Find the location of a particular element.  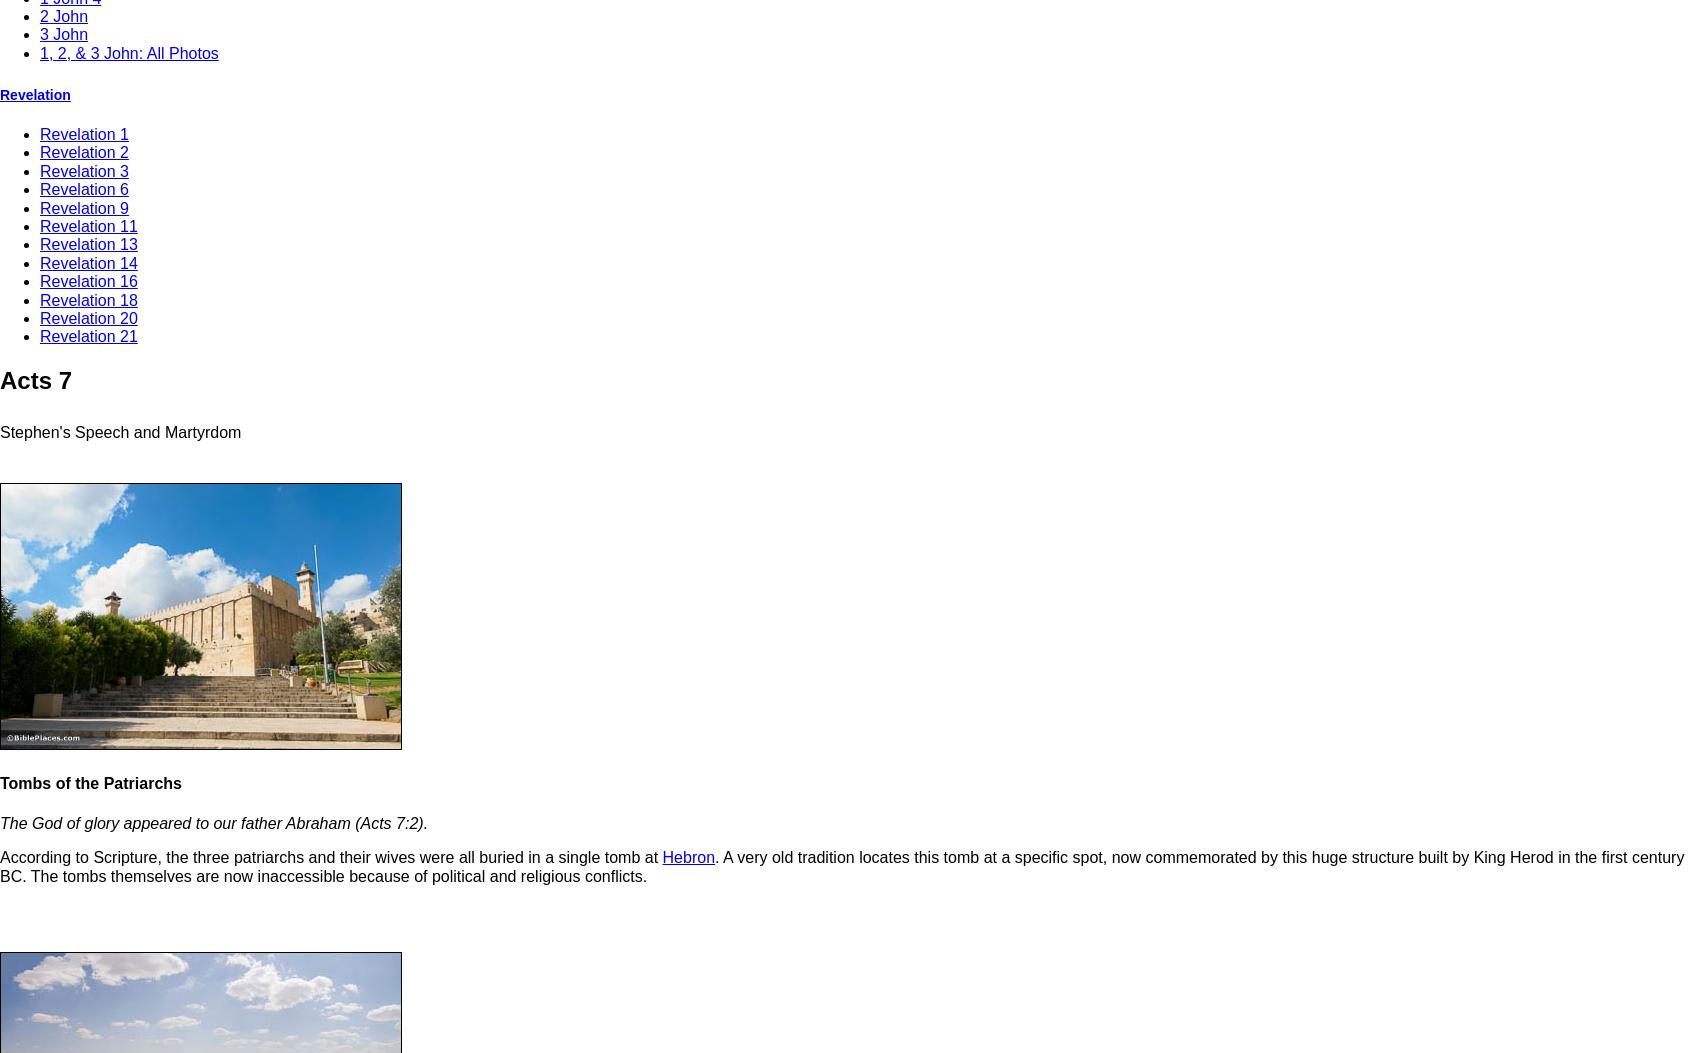

'Revelation 14' is located at coordinates (39, 261).